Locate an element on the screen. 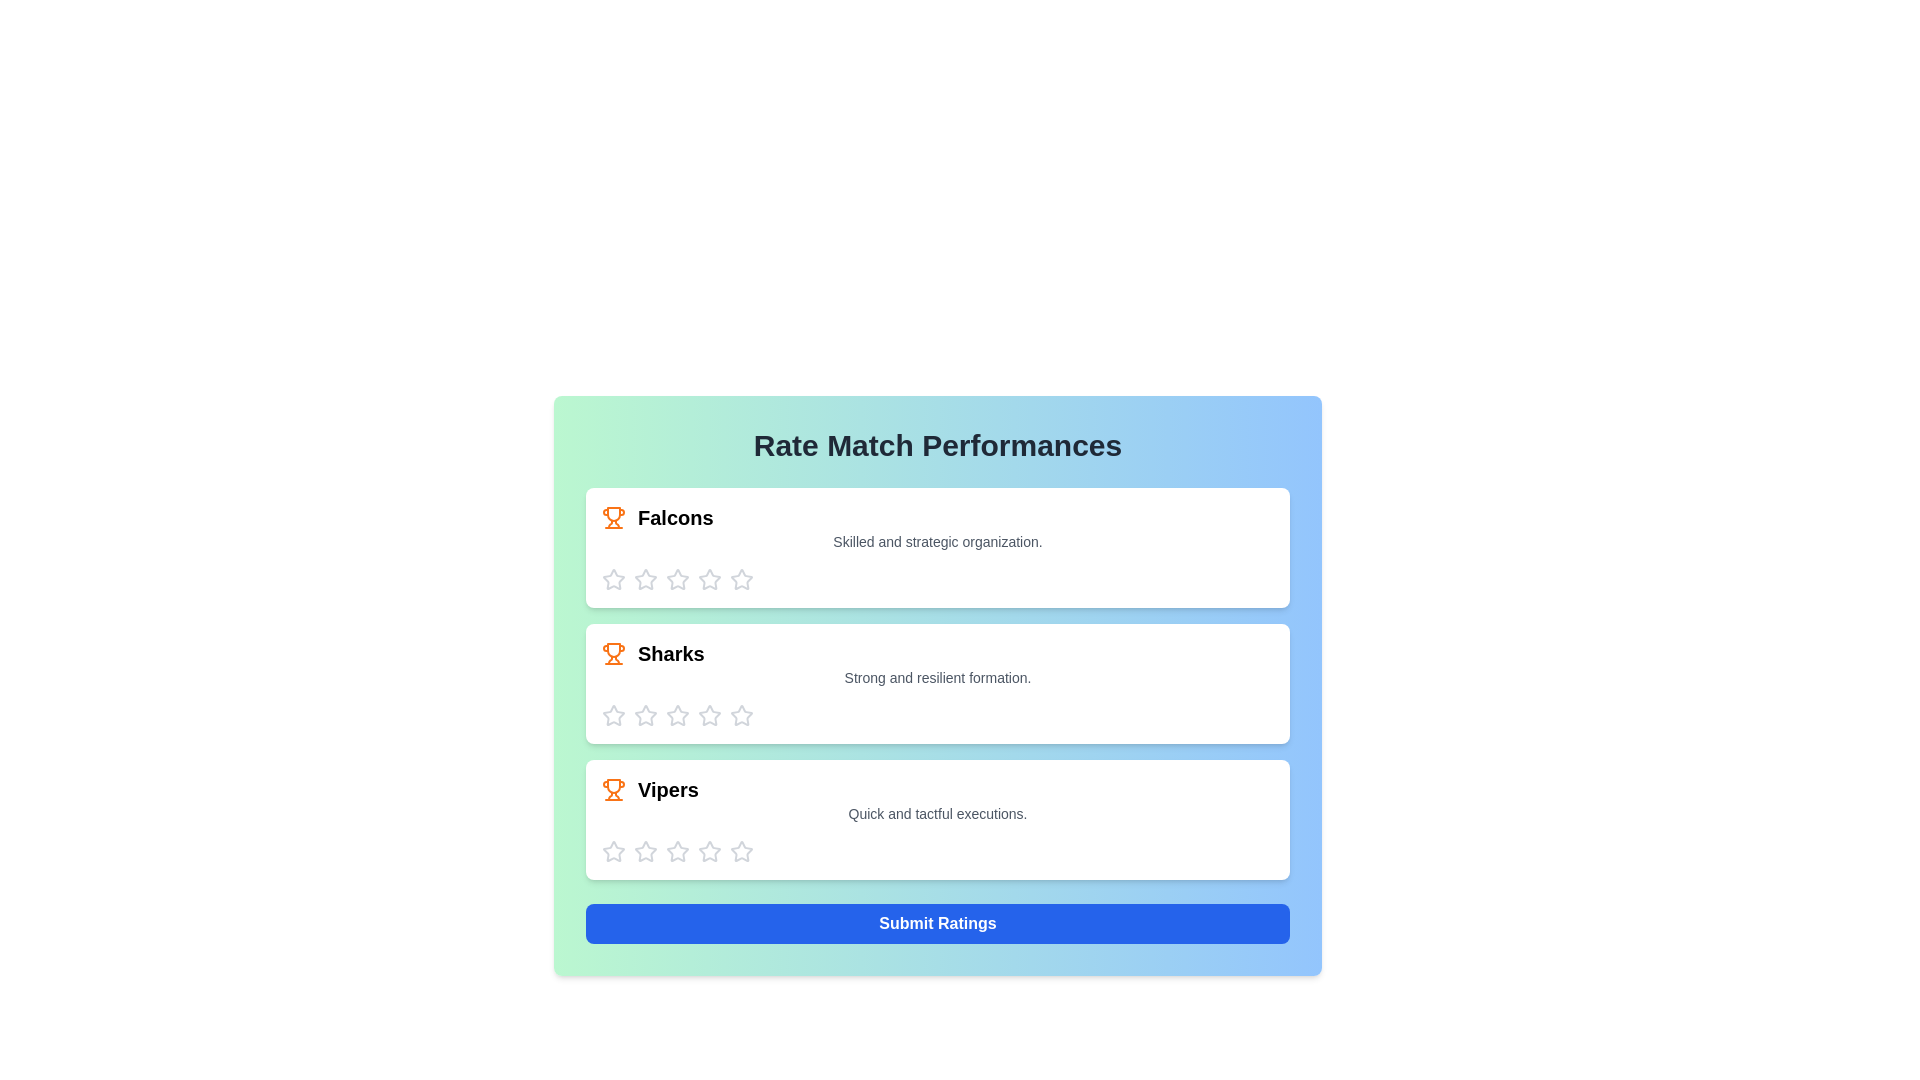 Image resolution: width=1920 pixels, height=1080 pixels. the Vipers team's 2 star to set the rating is located at coordinates (646, 852).